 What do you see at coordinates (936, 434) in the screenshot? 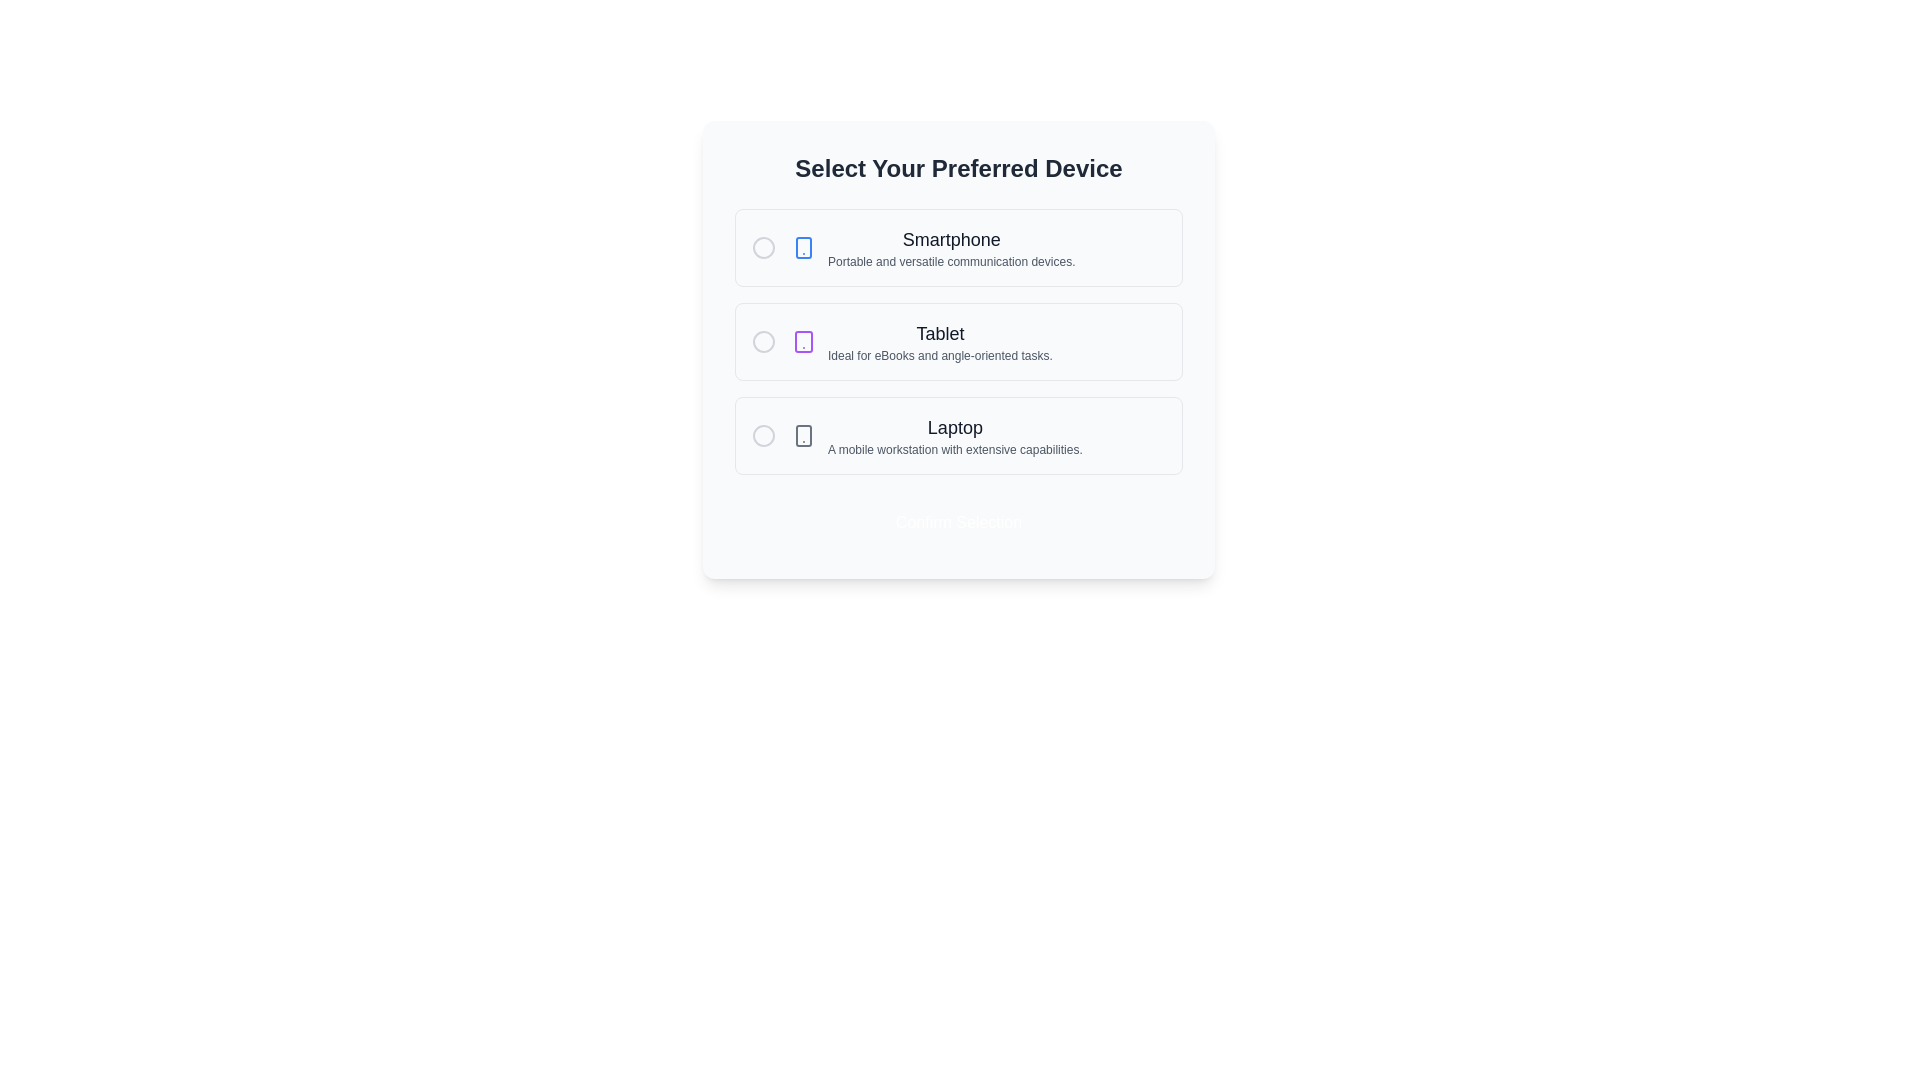
I see `the 'Laptop' option in the selectable list` at bounding box center [936, 434].